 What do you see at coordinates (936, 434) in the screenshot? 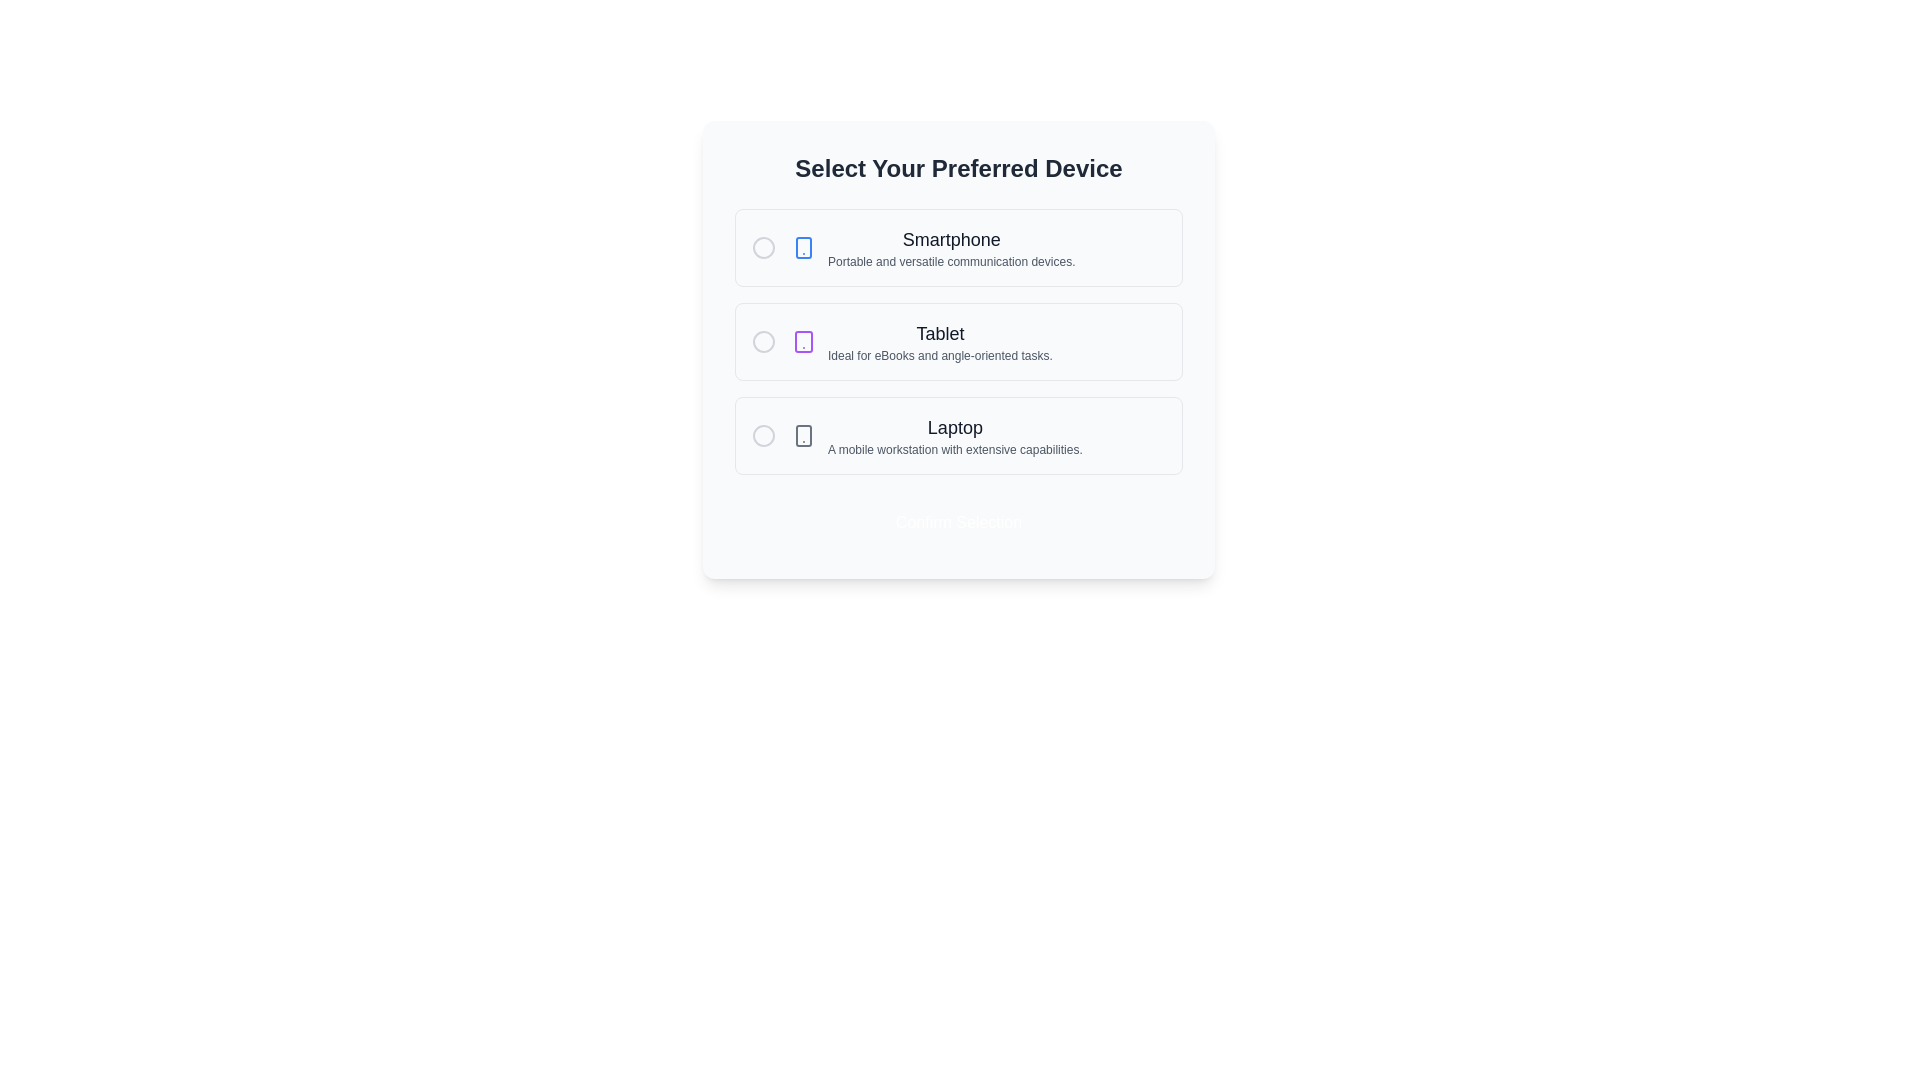
I see `the 'Laptop' option in the selectable list` at bounding box center [936, 434].